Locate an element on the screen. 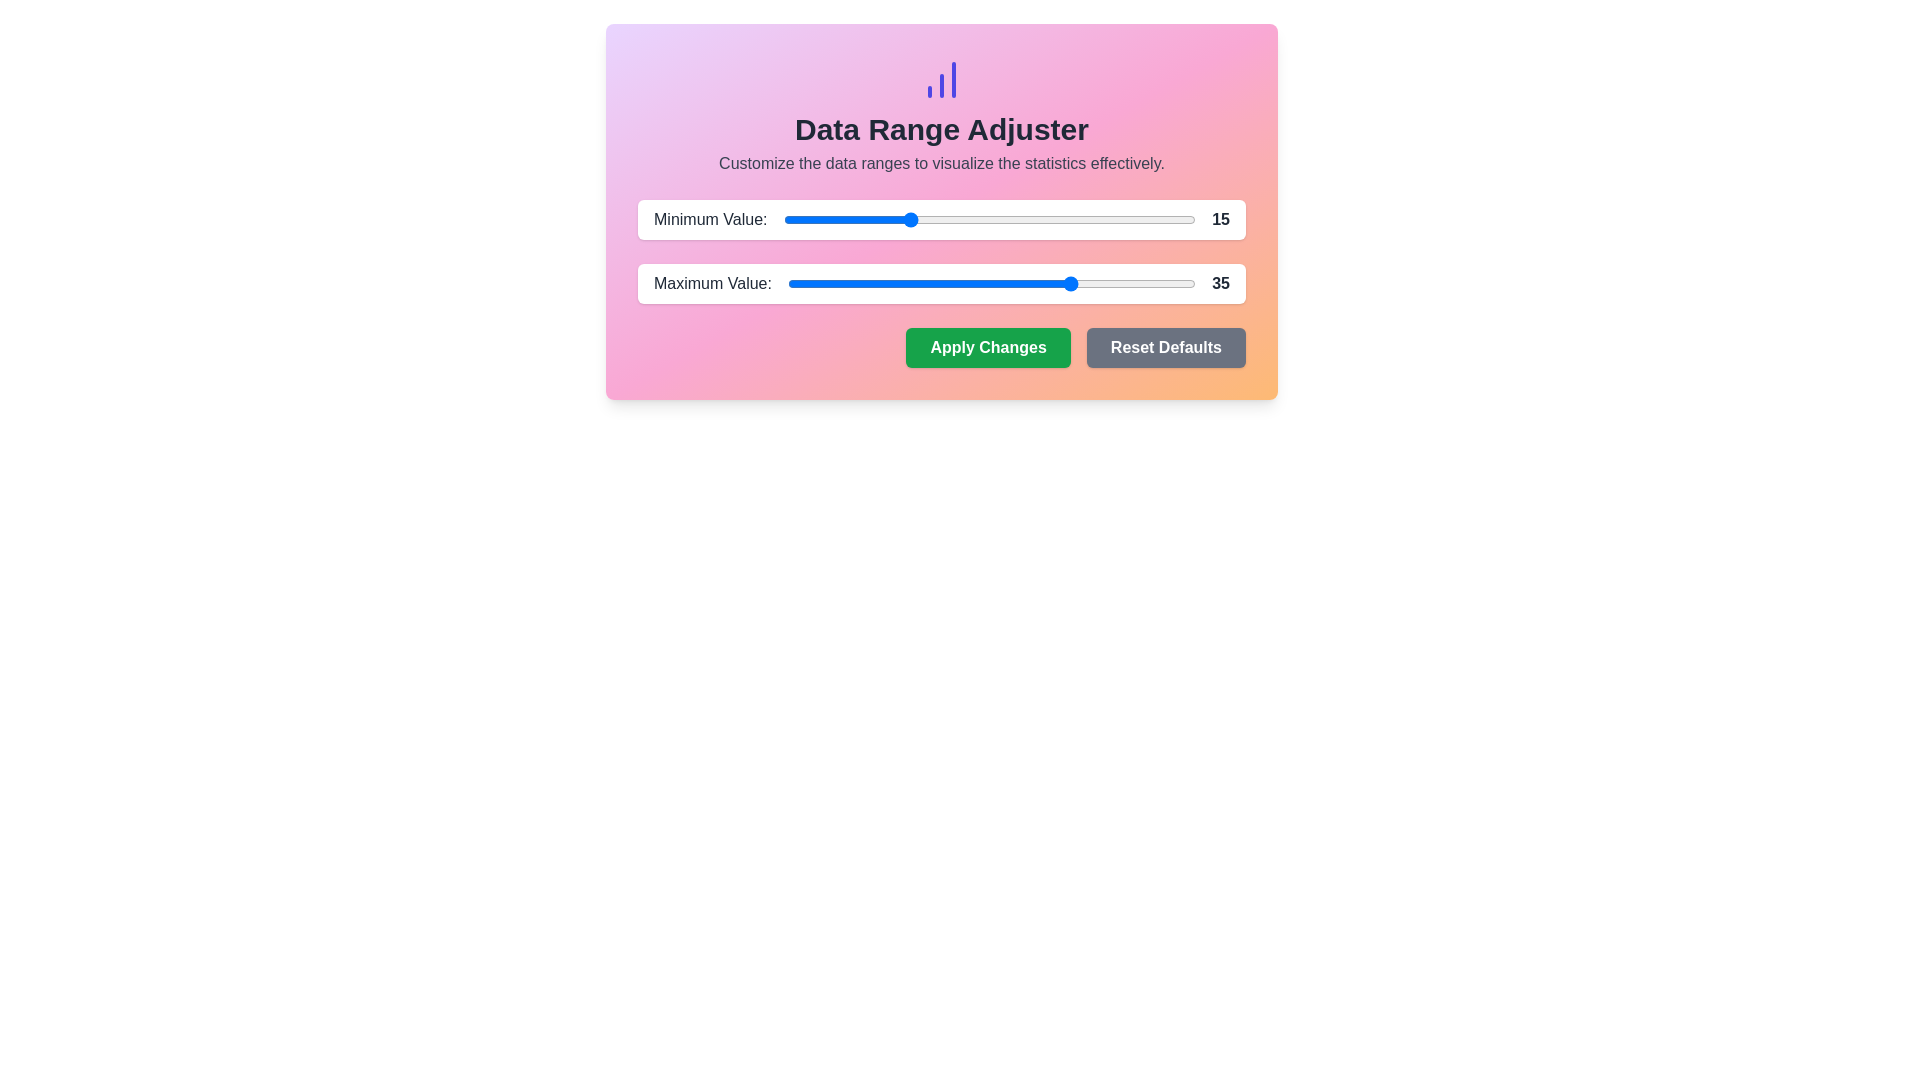  'Reset Defaults' button to revert settings to their default values is located at coordinates (1166, 346).